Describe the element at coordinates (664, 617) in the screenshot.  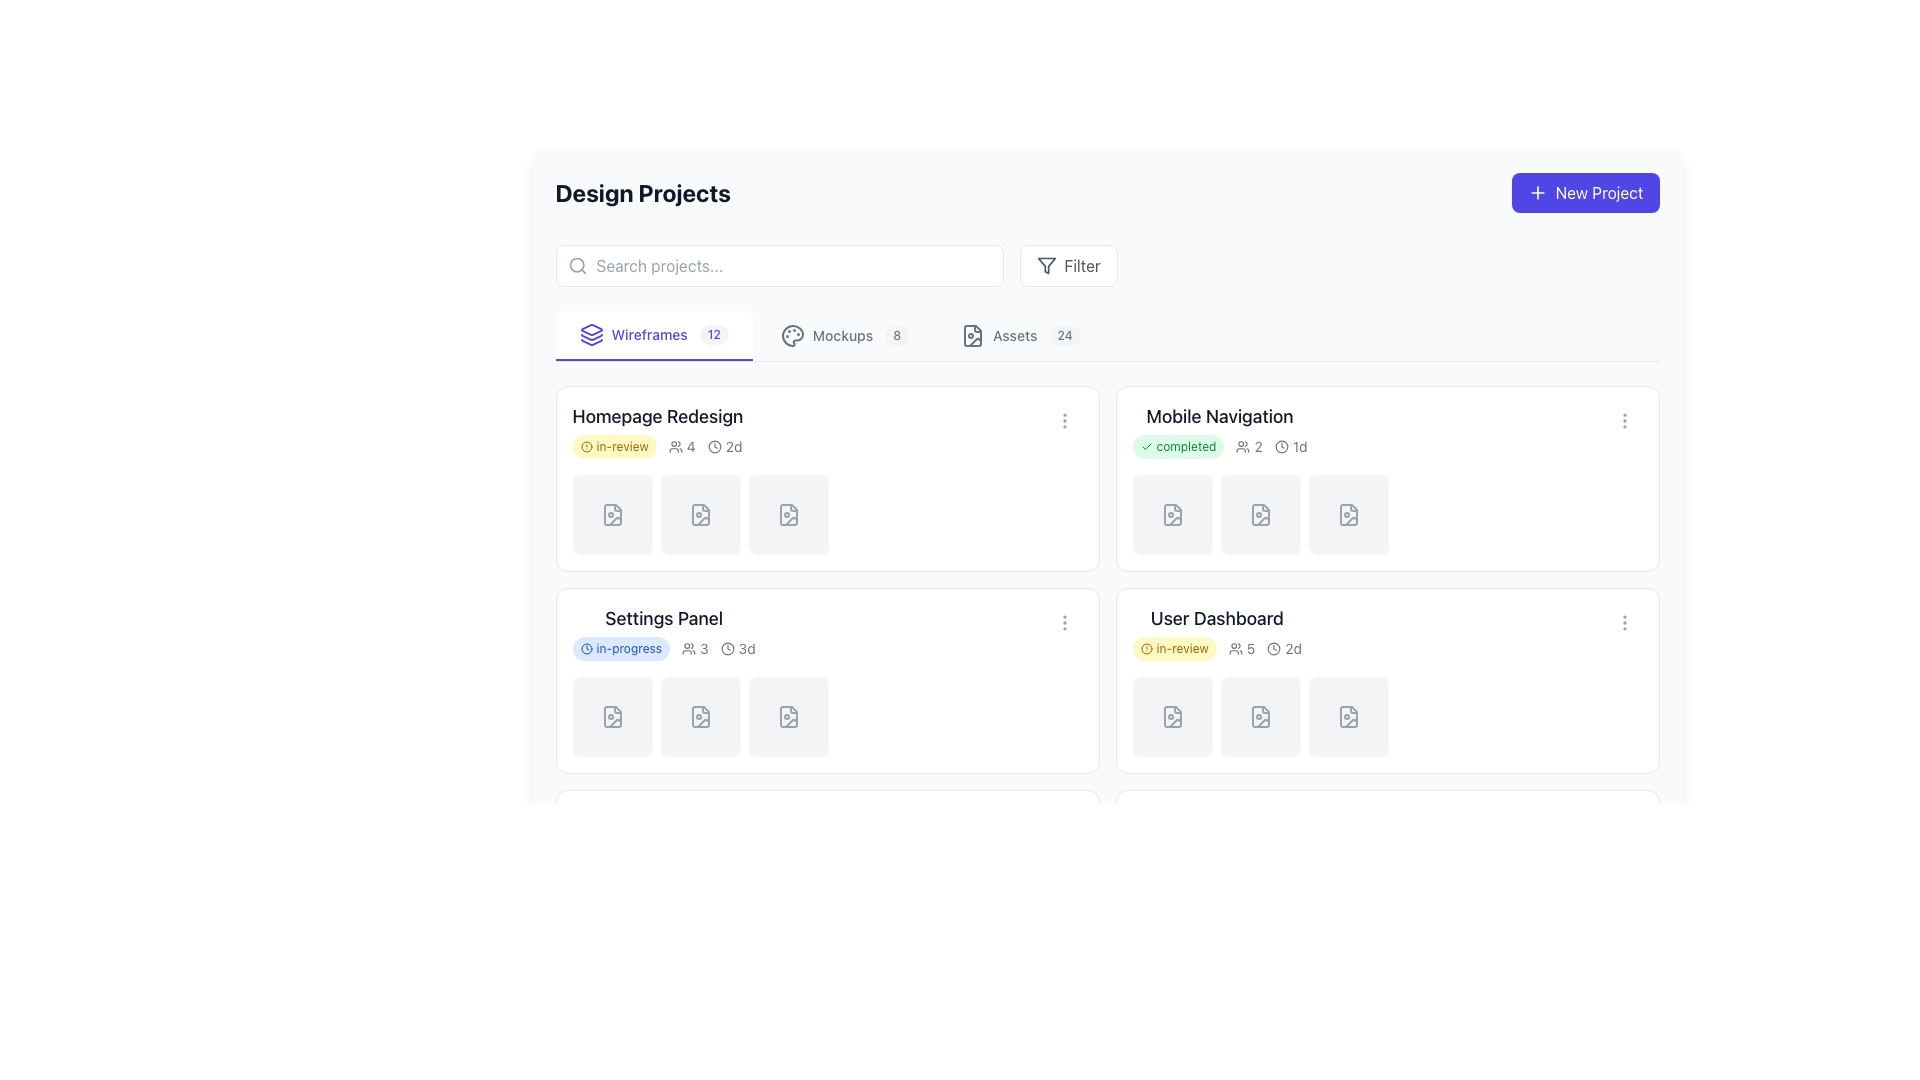
I see `the Text Label that serves as a title or header for the project card located in the leftmost card of the second row in the grid layout` at that location.